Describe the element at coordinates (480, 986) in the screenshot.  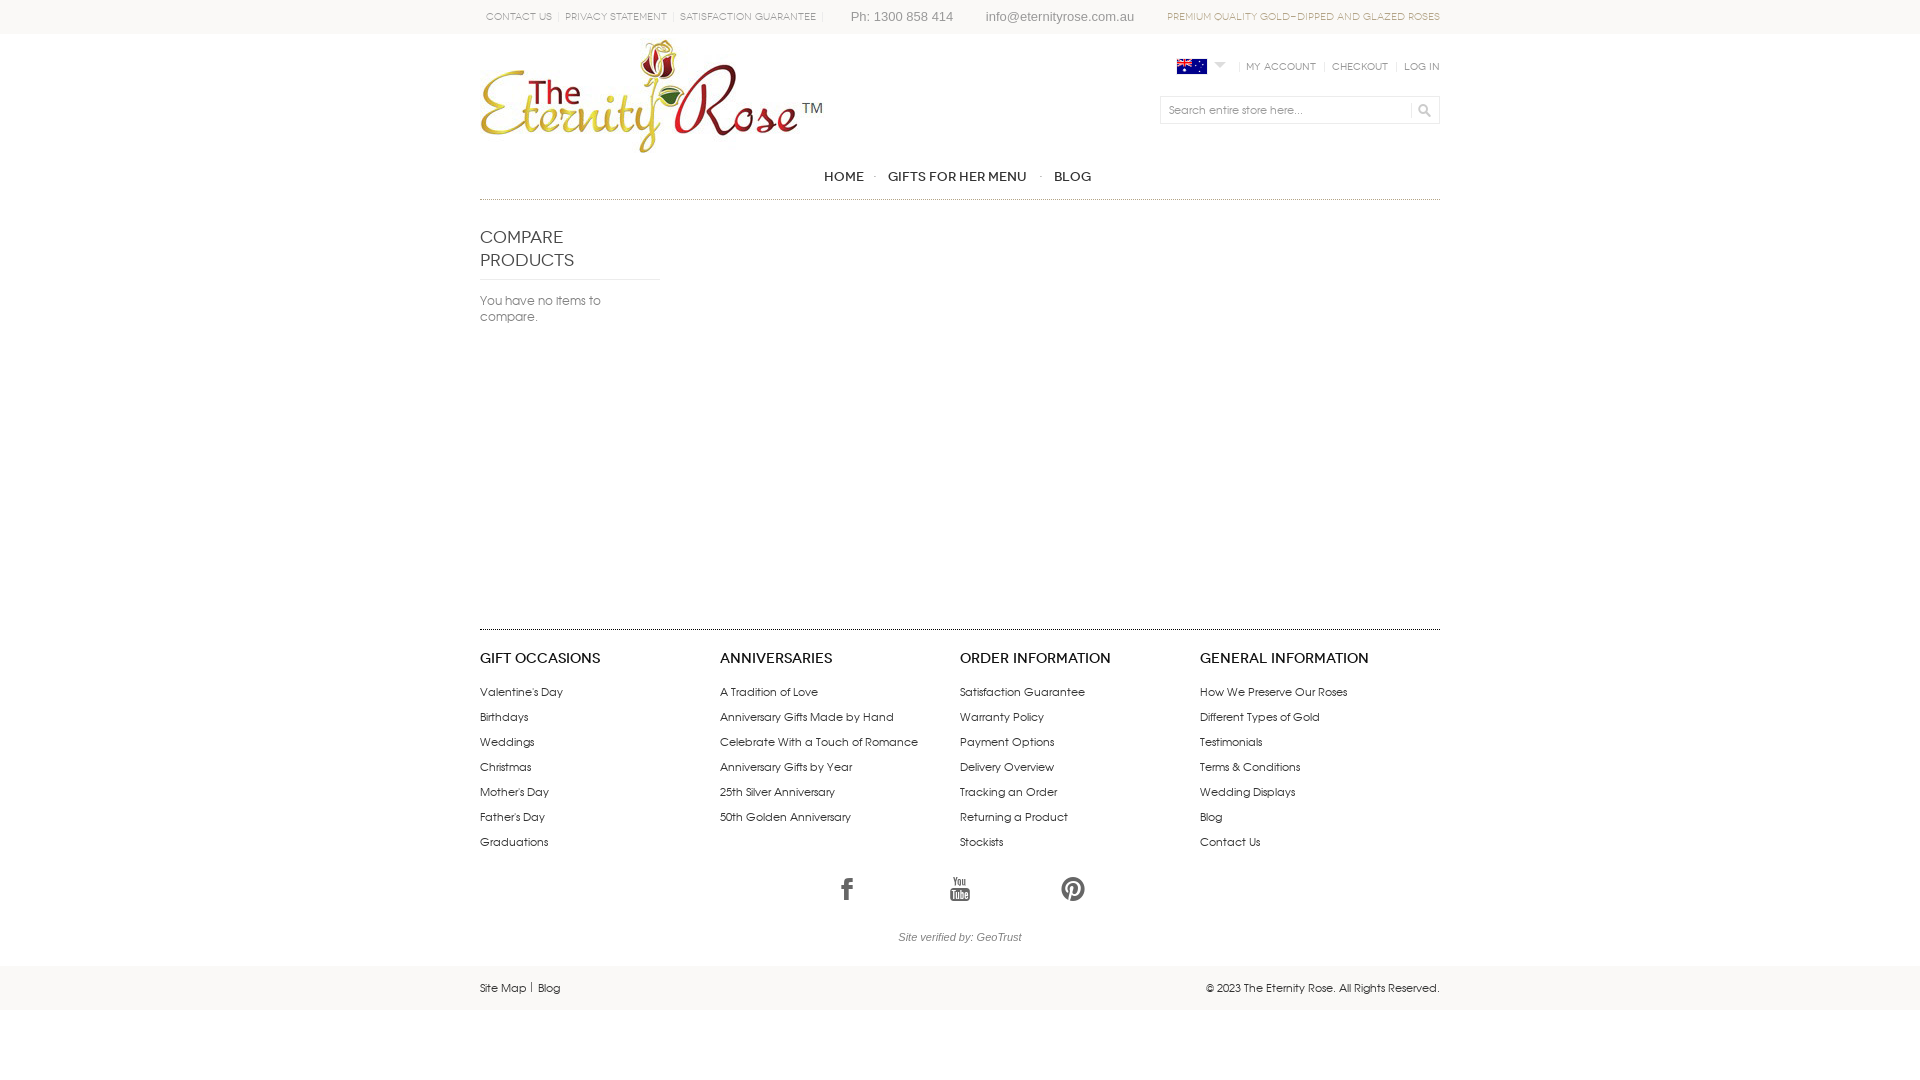
I see `'Site Map'` at that location.